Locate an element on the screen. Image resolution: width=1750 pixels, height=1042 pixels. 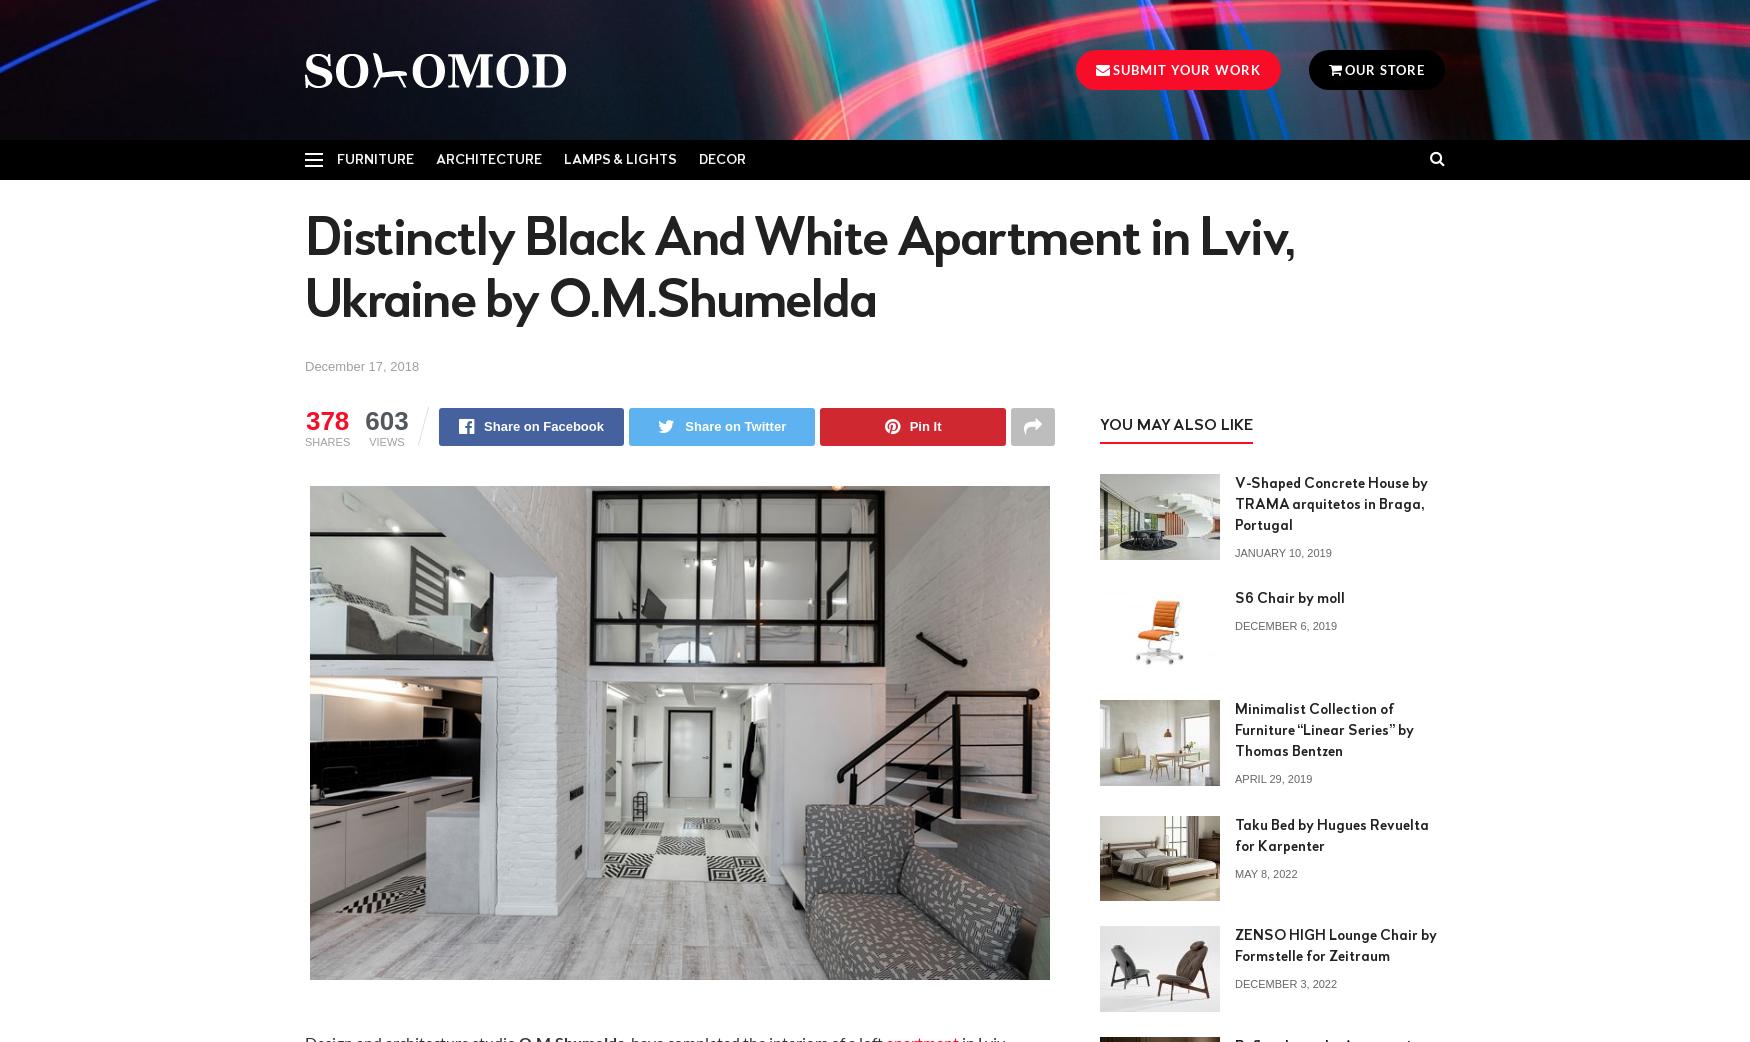
'ZENSO HIGH Lounge Chair by Formstelle for Zeitraum' is located at coordinates (1335, 945).